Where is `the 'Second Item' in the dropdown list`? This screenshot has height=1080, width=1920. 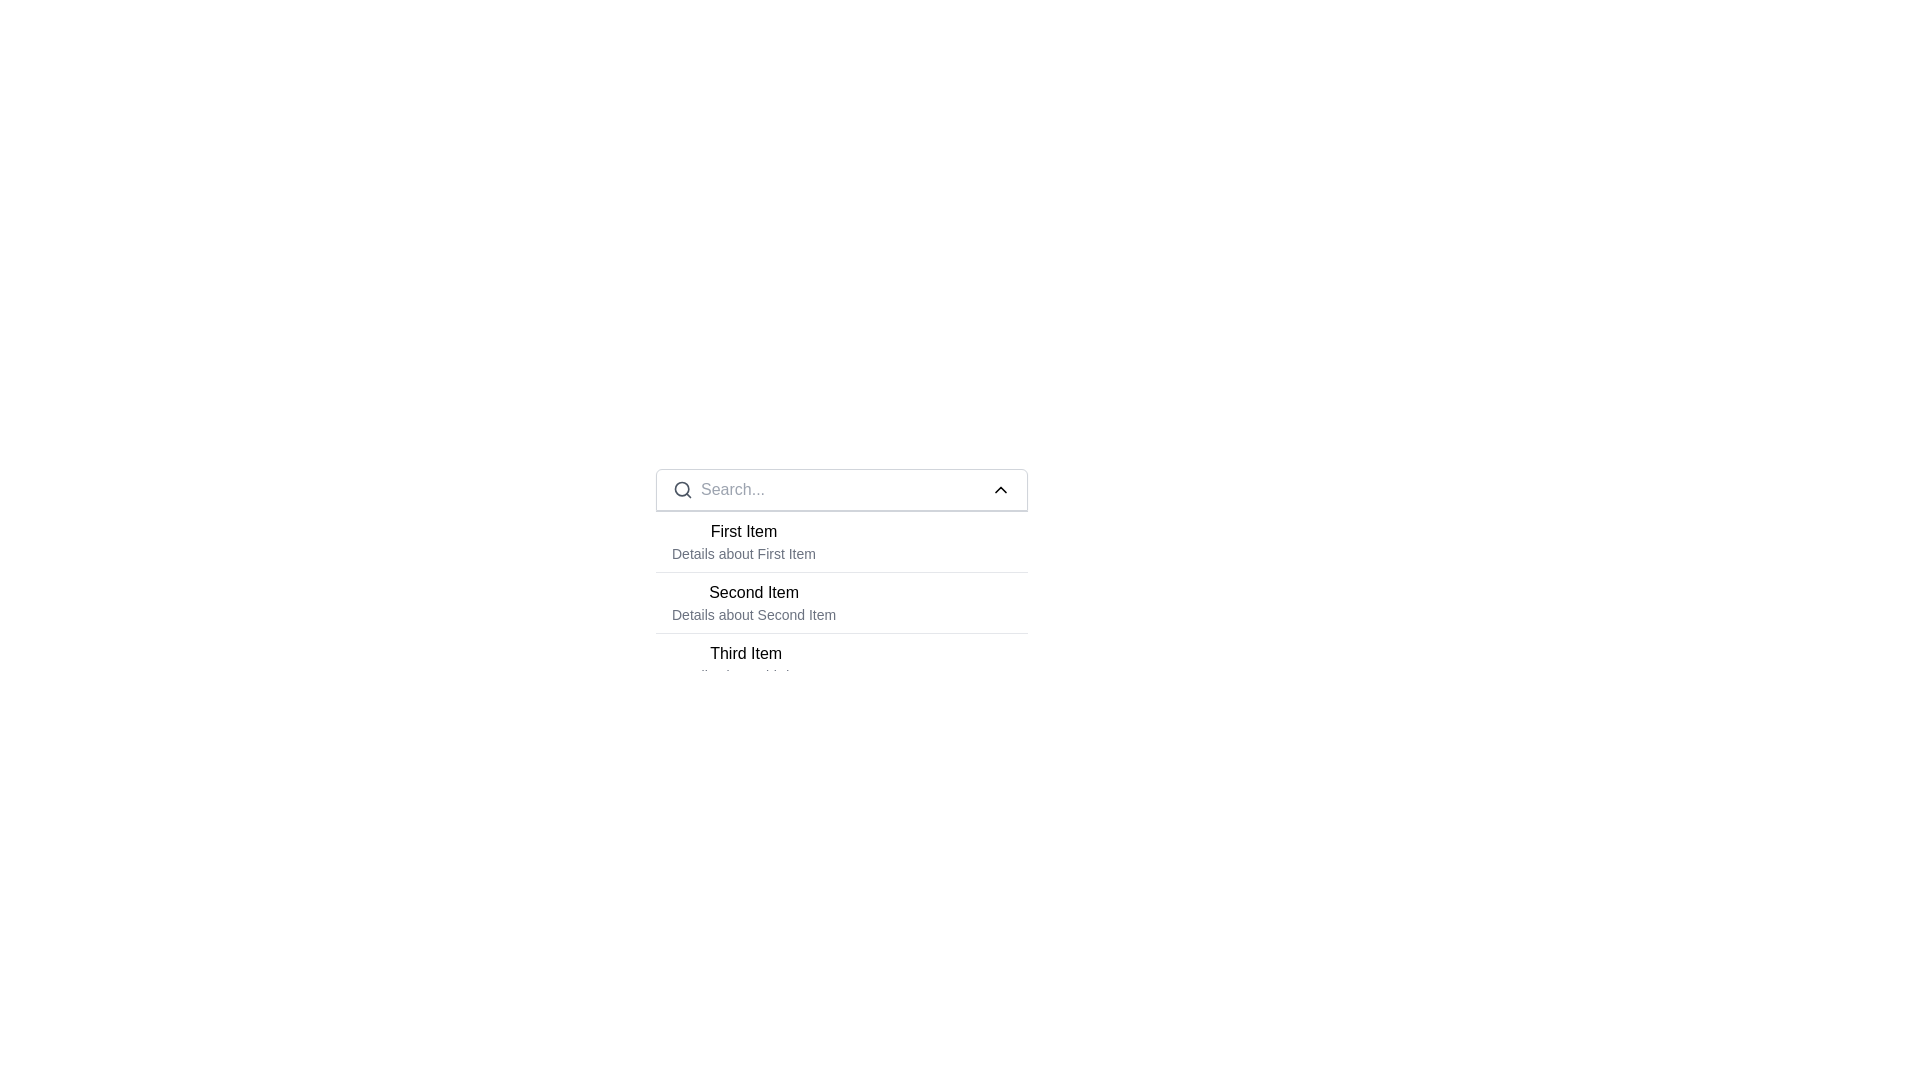
the 'Second Item' in the dropdown list is located at coordinates (841, 589).